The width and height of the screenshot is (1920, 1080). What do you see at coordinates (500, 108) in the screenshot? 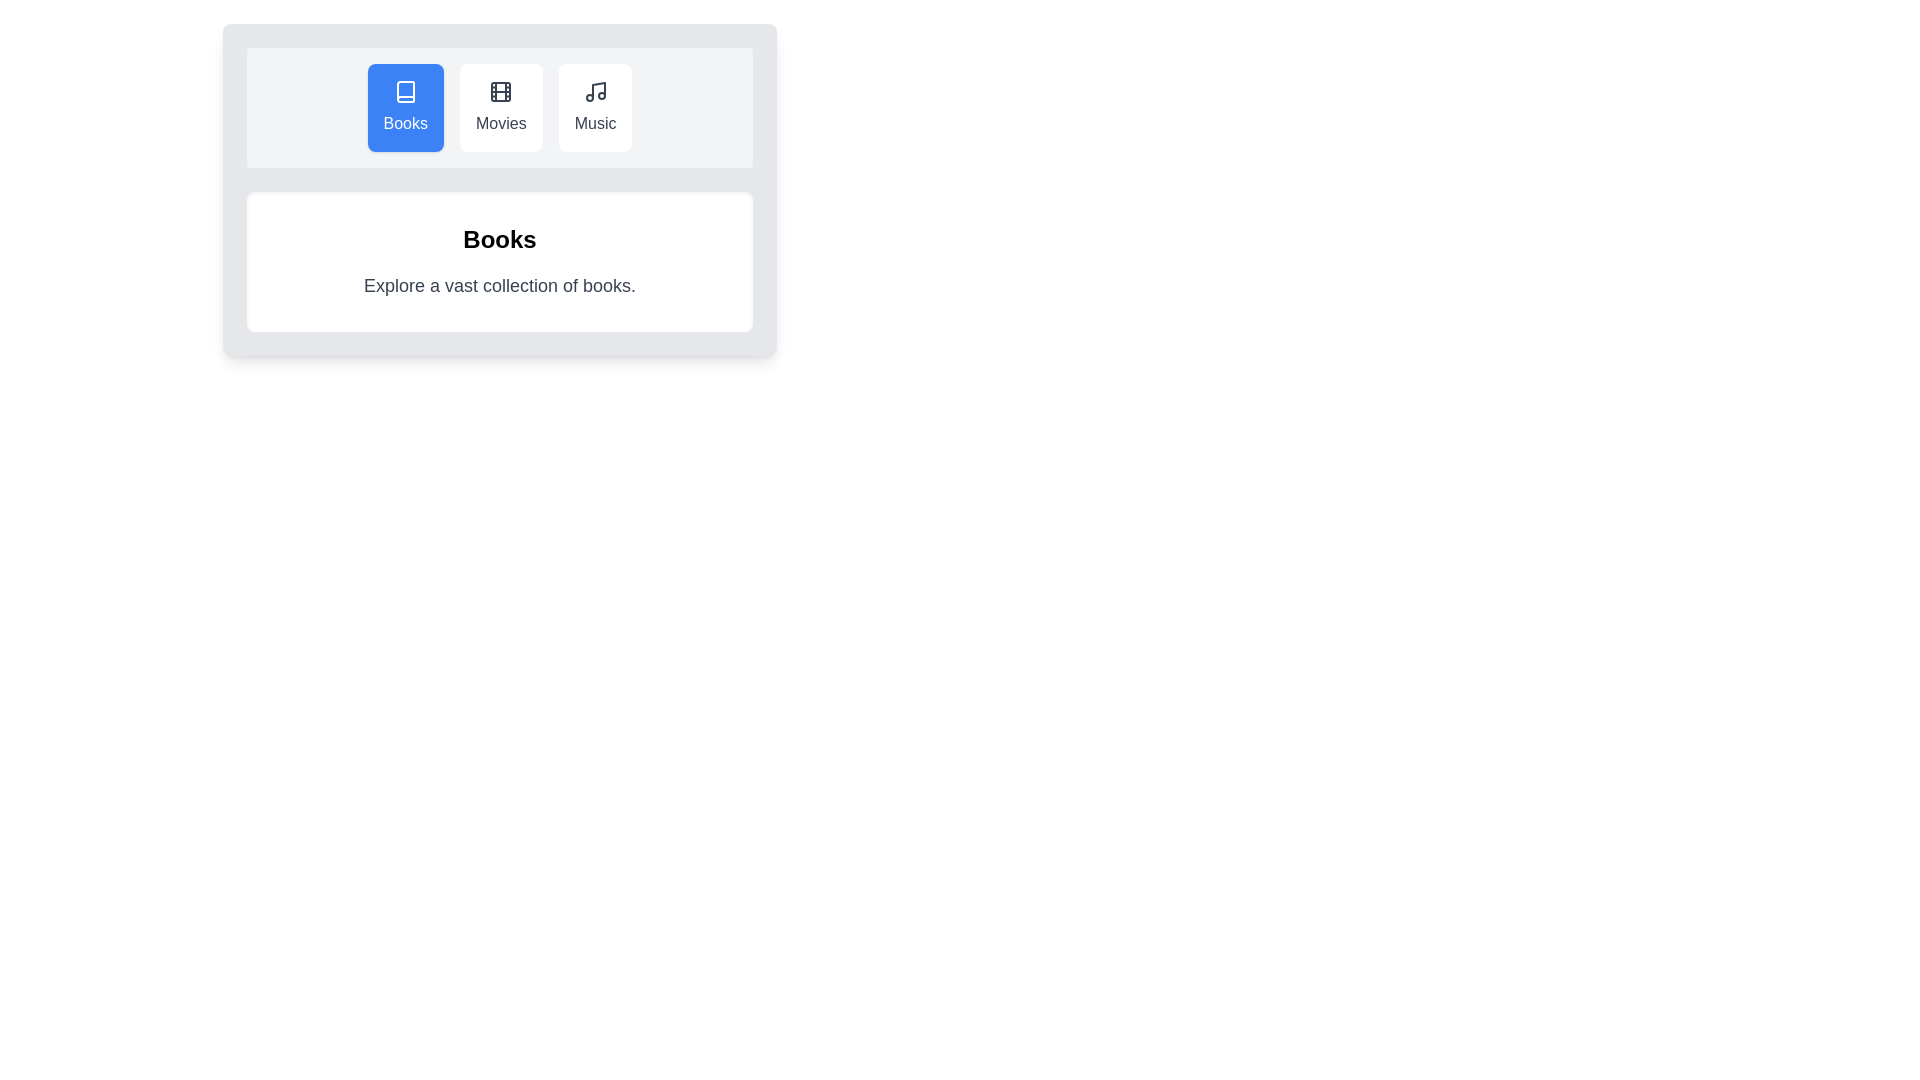
I see `the tab with title Movies to select it` at bounding box center [500, 108].